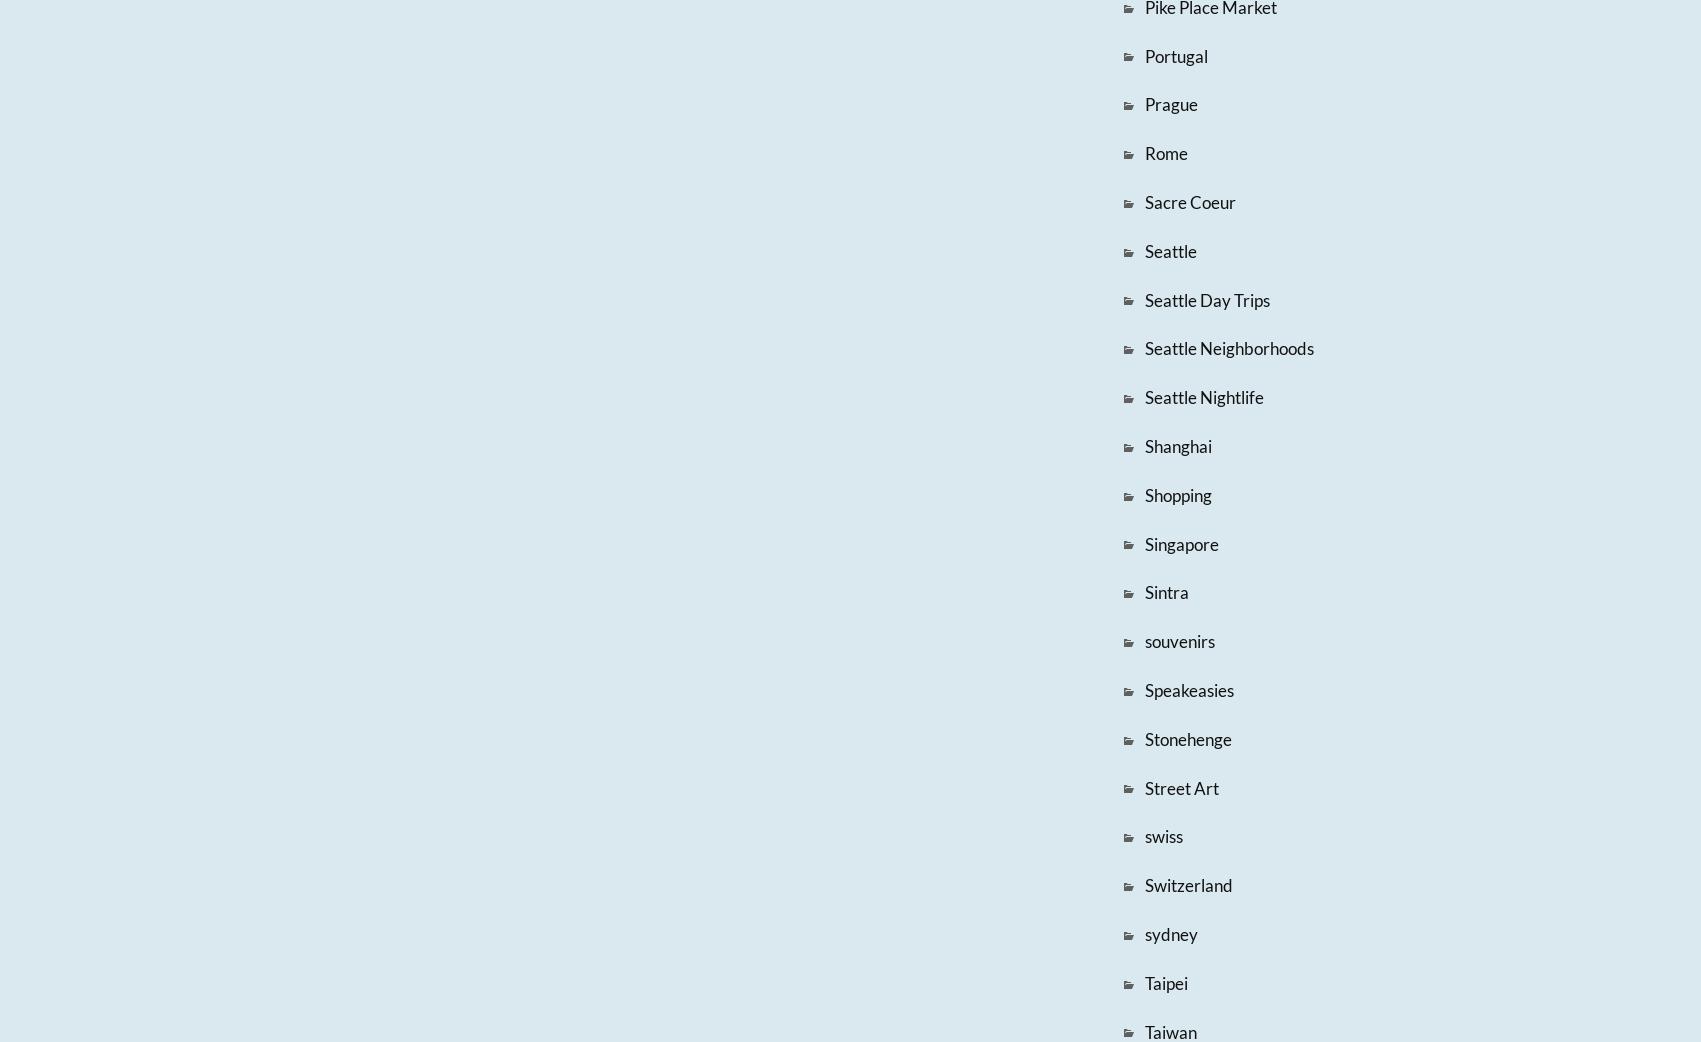 This screenshot has height=1042, width=1701. I want to click on 'Shopping', so click(1176, 494).